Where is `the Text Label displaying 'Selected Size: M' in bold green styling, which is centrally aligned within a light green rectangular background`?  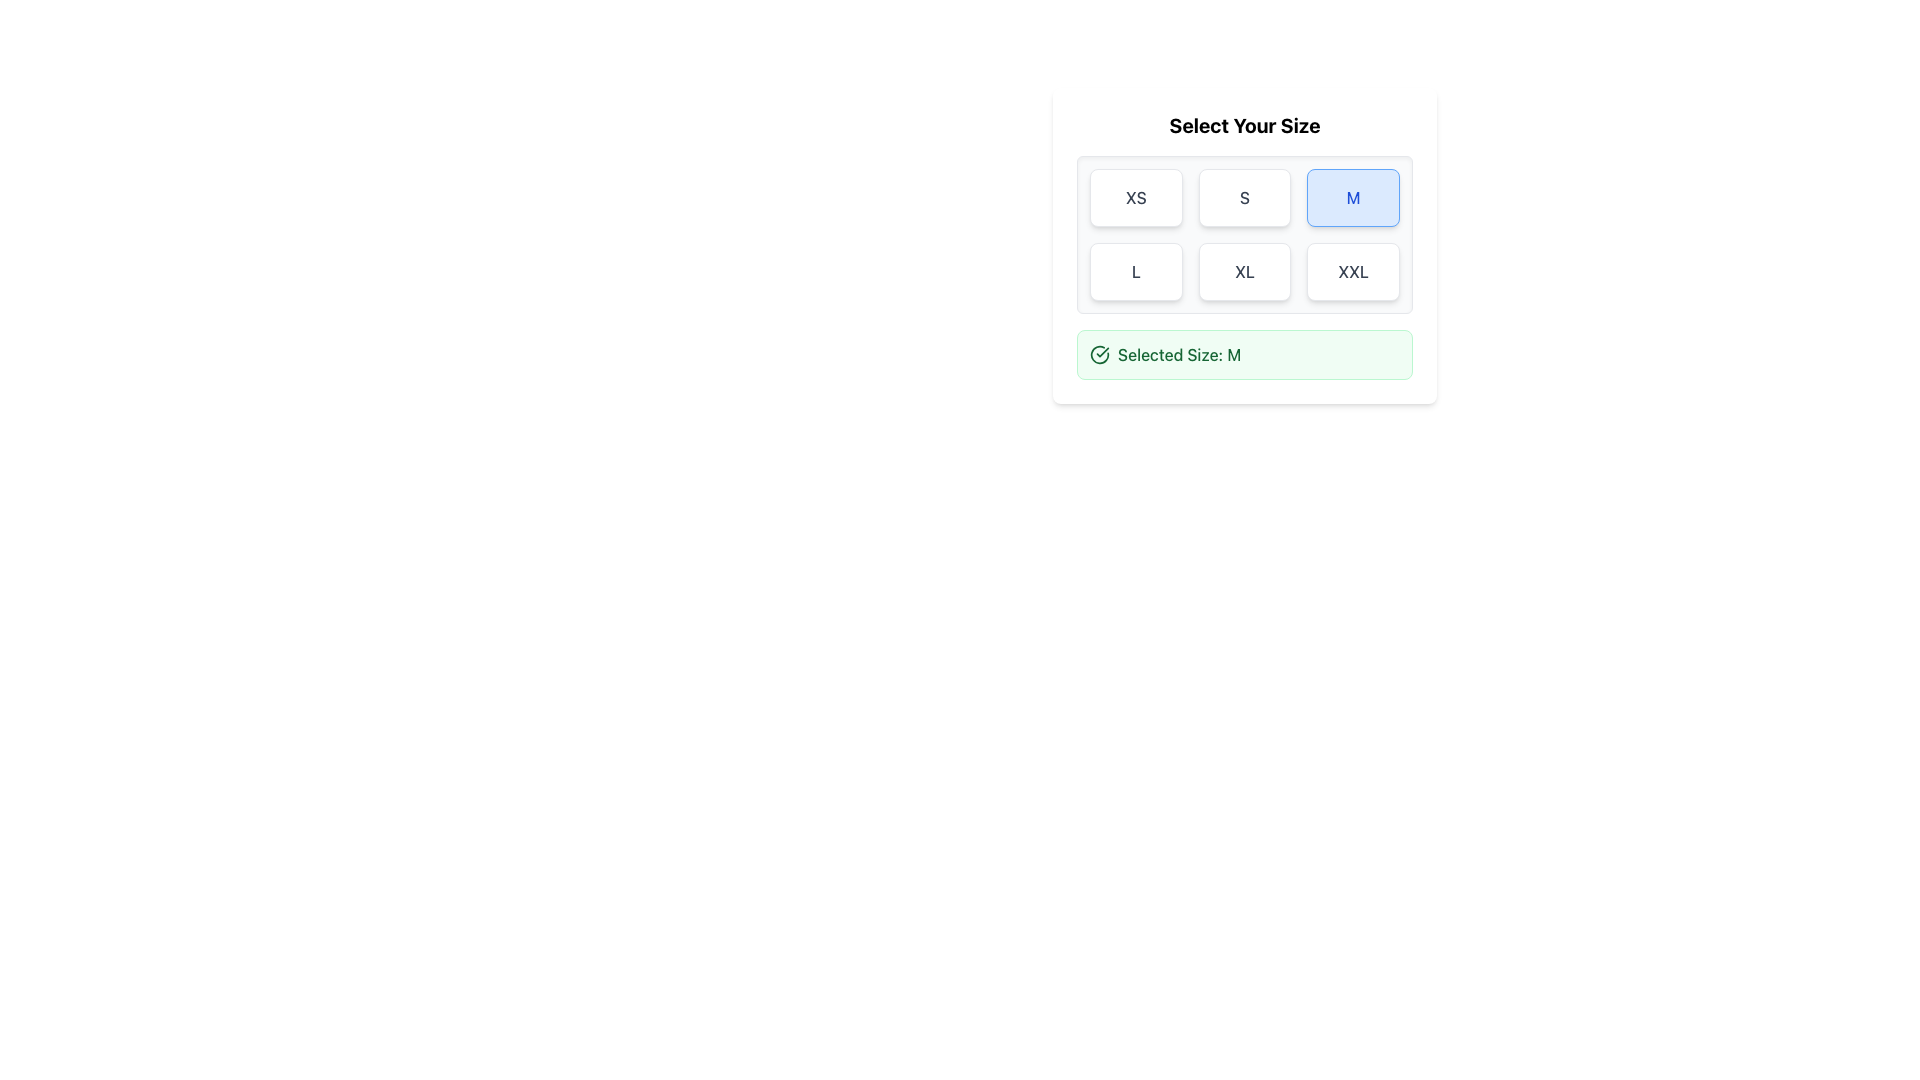
the Text Label displaying 'Selected Size: M' in bold green styling, which is centrally aligned within a light green rectangular background is located at coordinates (1179, 353).